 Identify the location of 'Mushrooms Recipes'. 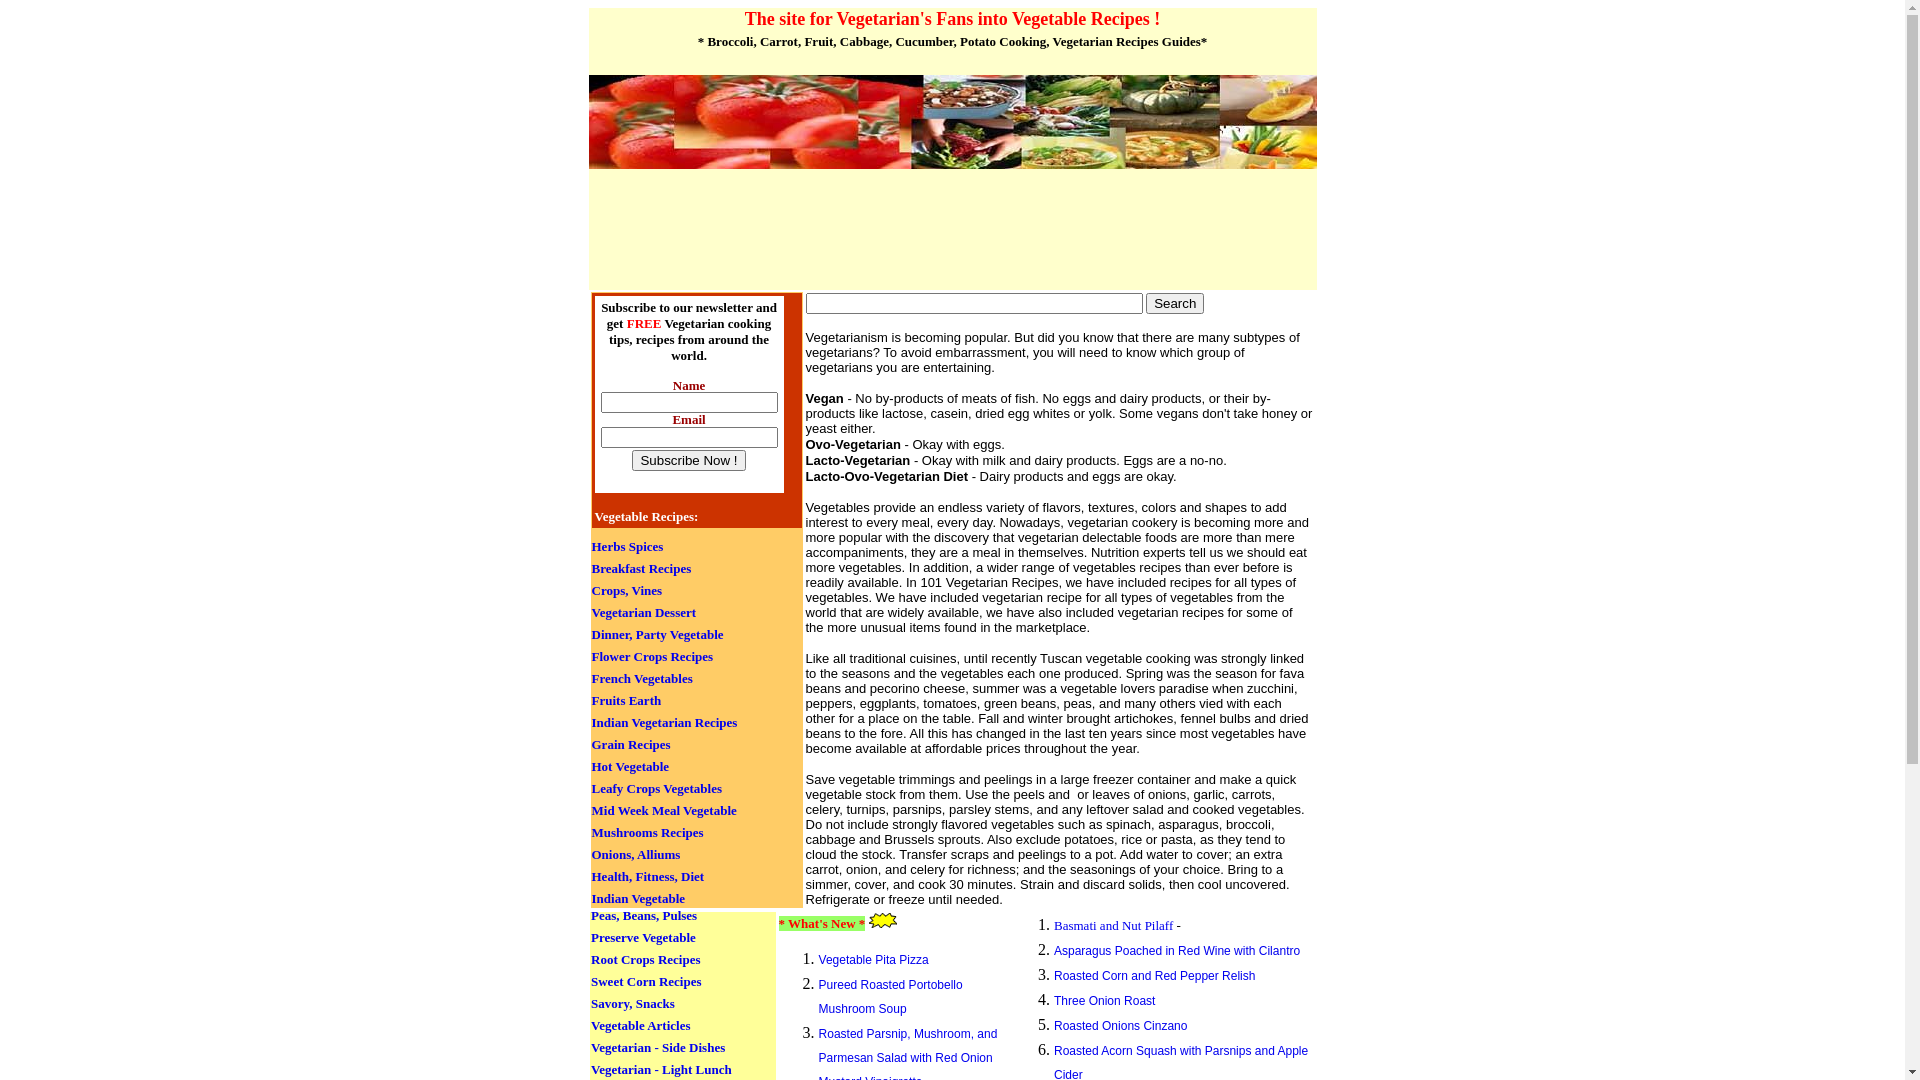
(648, 832).